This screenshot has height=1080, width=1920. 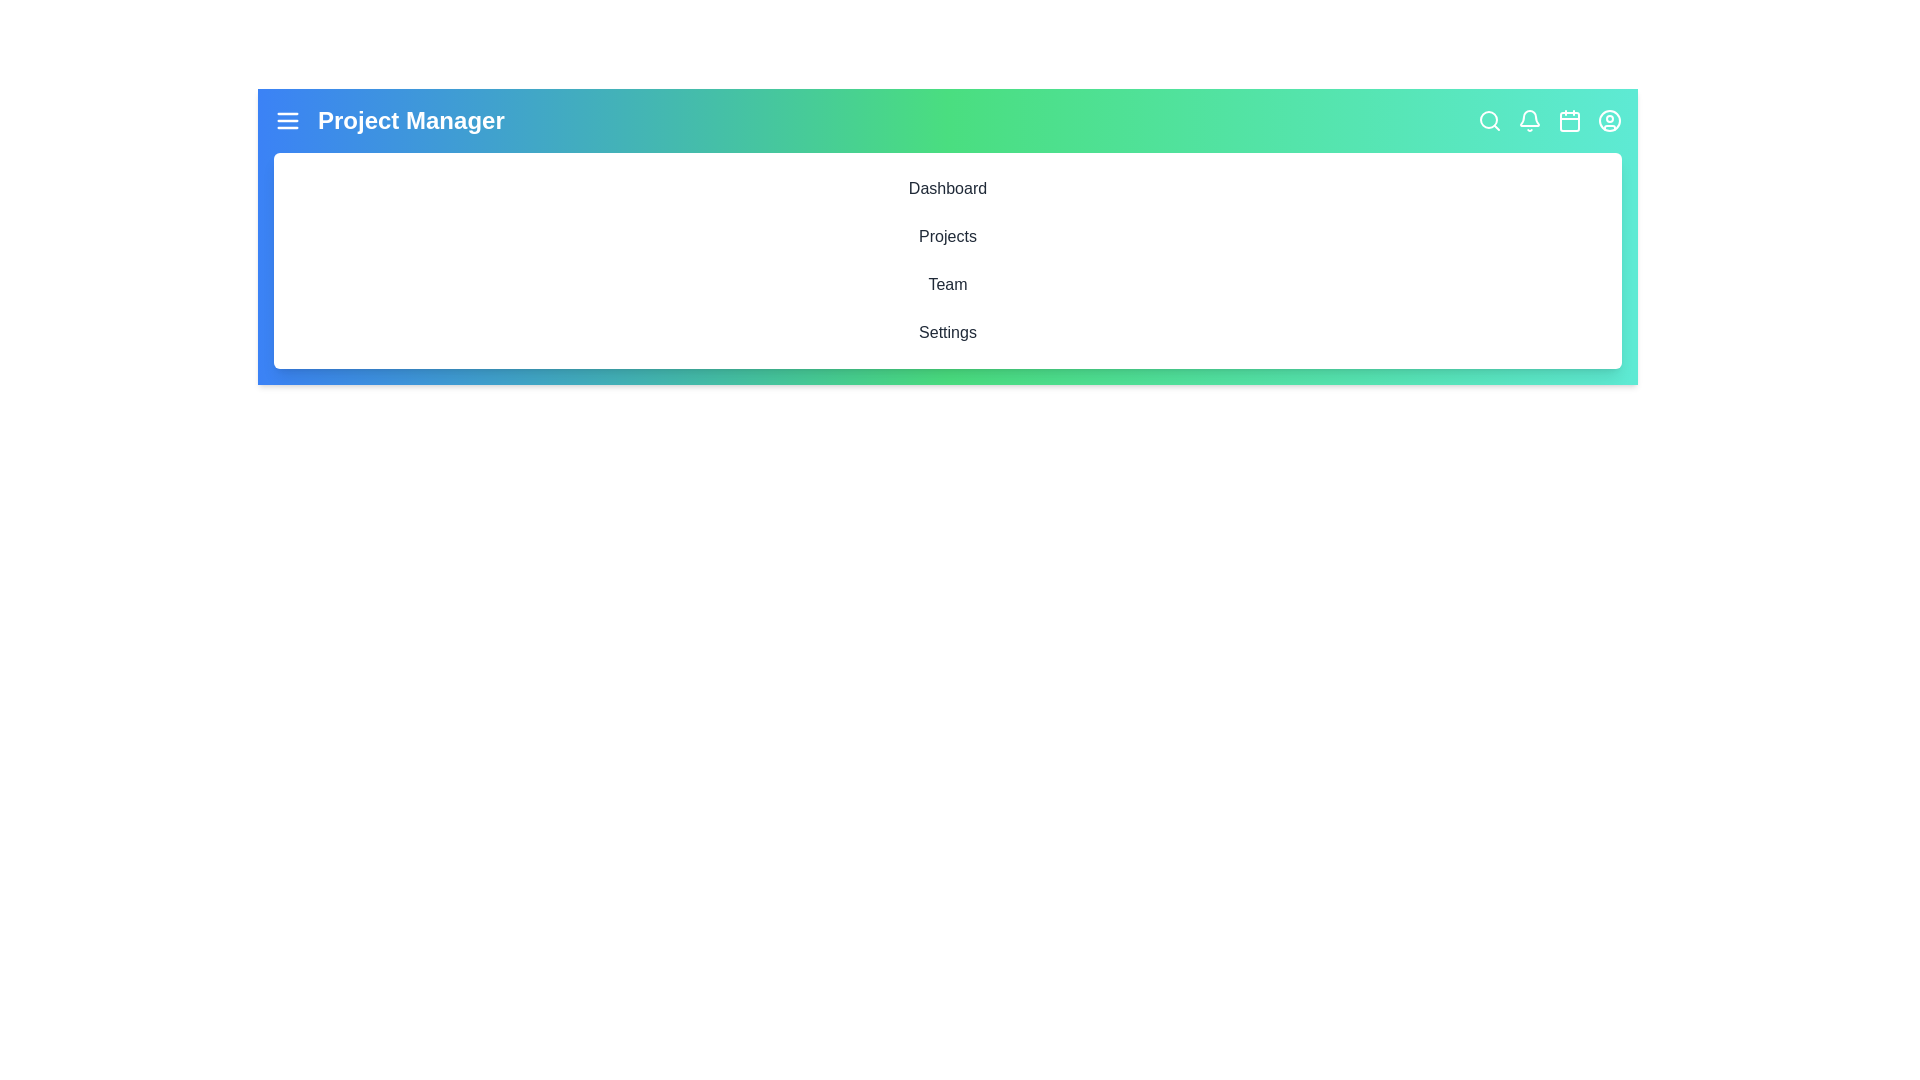 I want to click on the interactive element Projects to inspect its hover effect, so click(x=947, y=235).